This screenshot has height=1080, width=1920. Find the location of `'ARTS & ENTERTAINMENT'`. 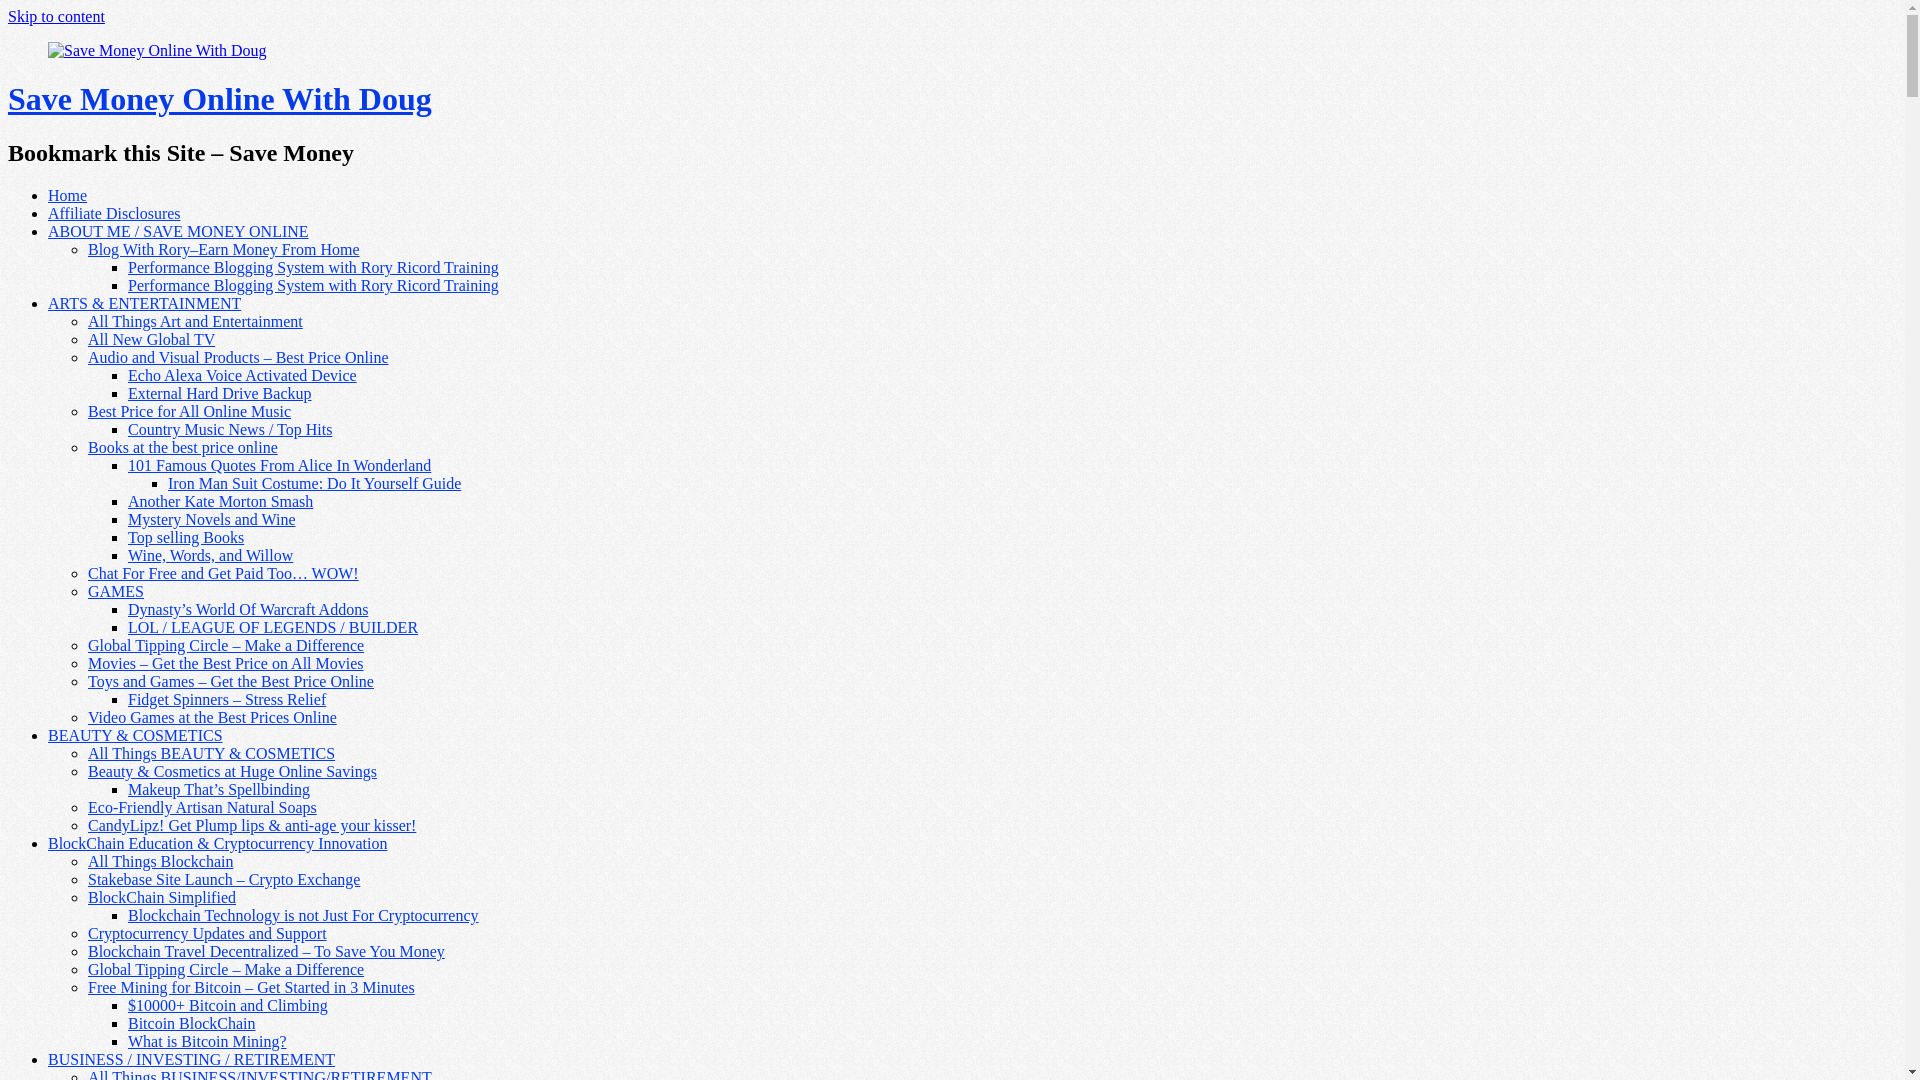

'ARTS & ENTERTAINMENT' is located at coordinates (48, 303).